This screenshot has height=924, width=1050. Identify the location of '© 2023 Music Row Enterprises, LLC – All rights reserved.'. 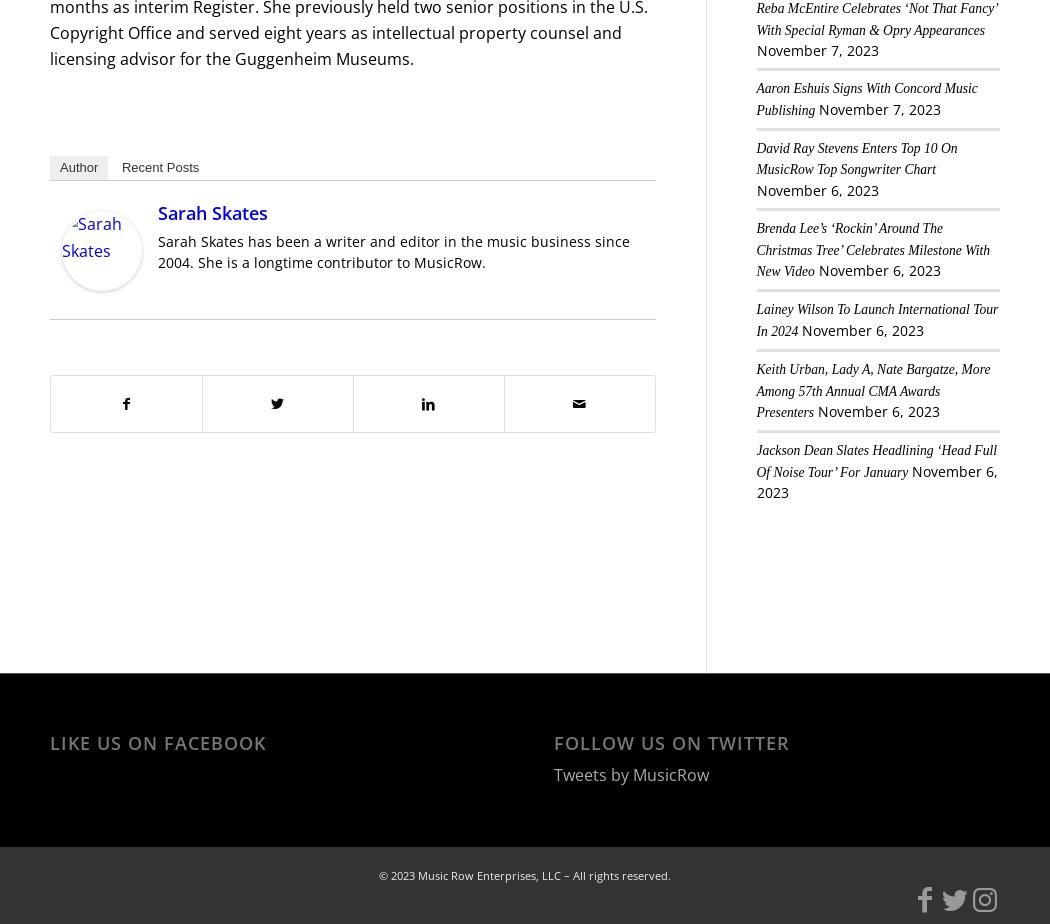
(525, 875).